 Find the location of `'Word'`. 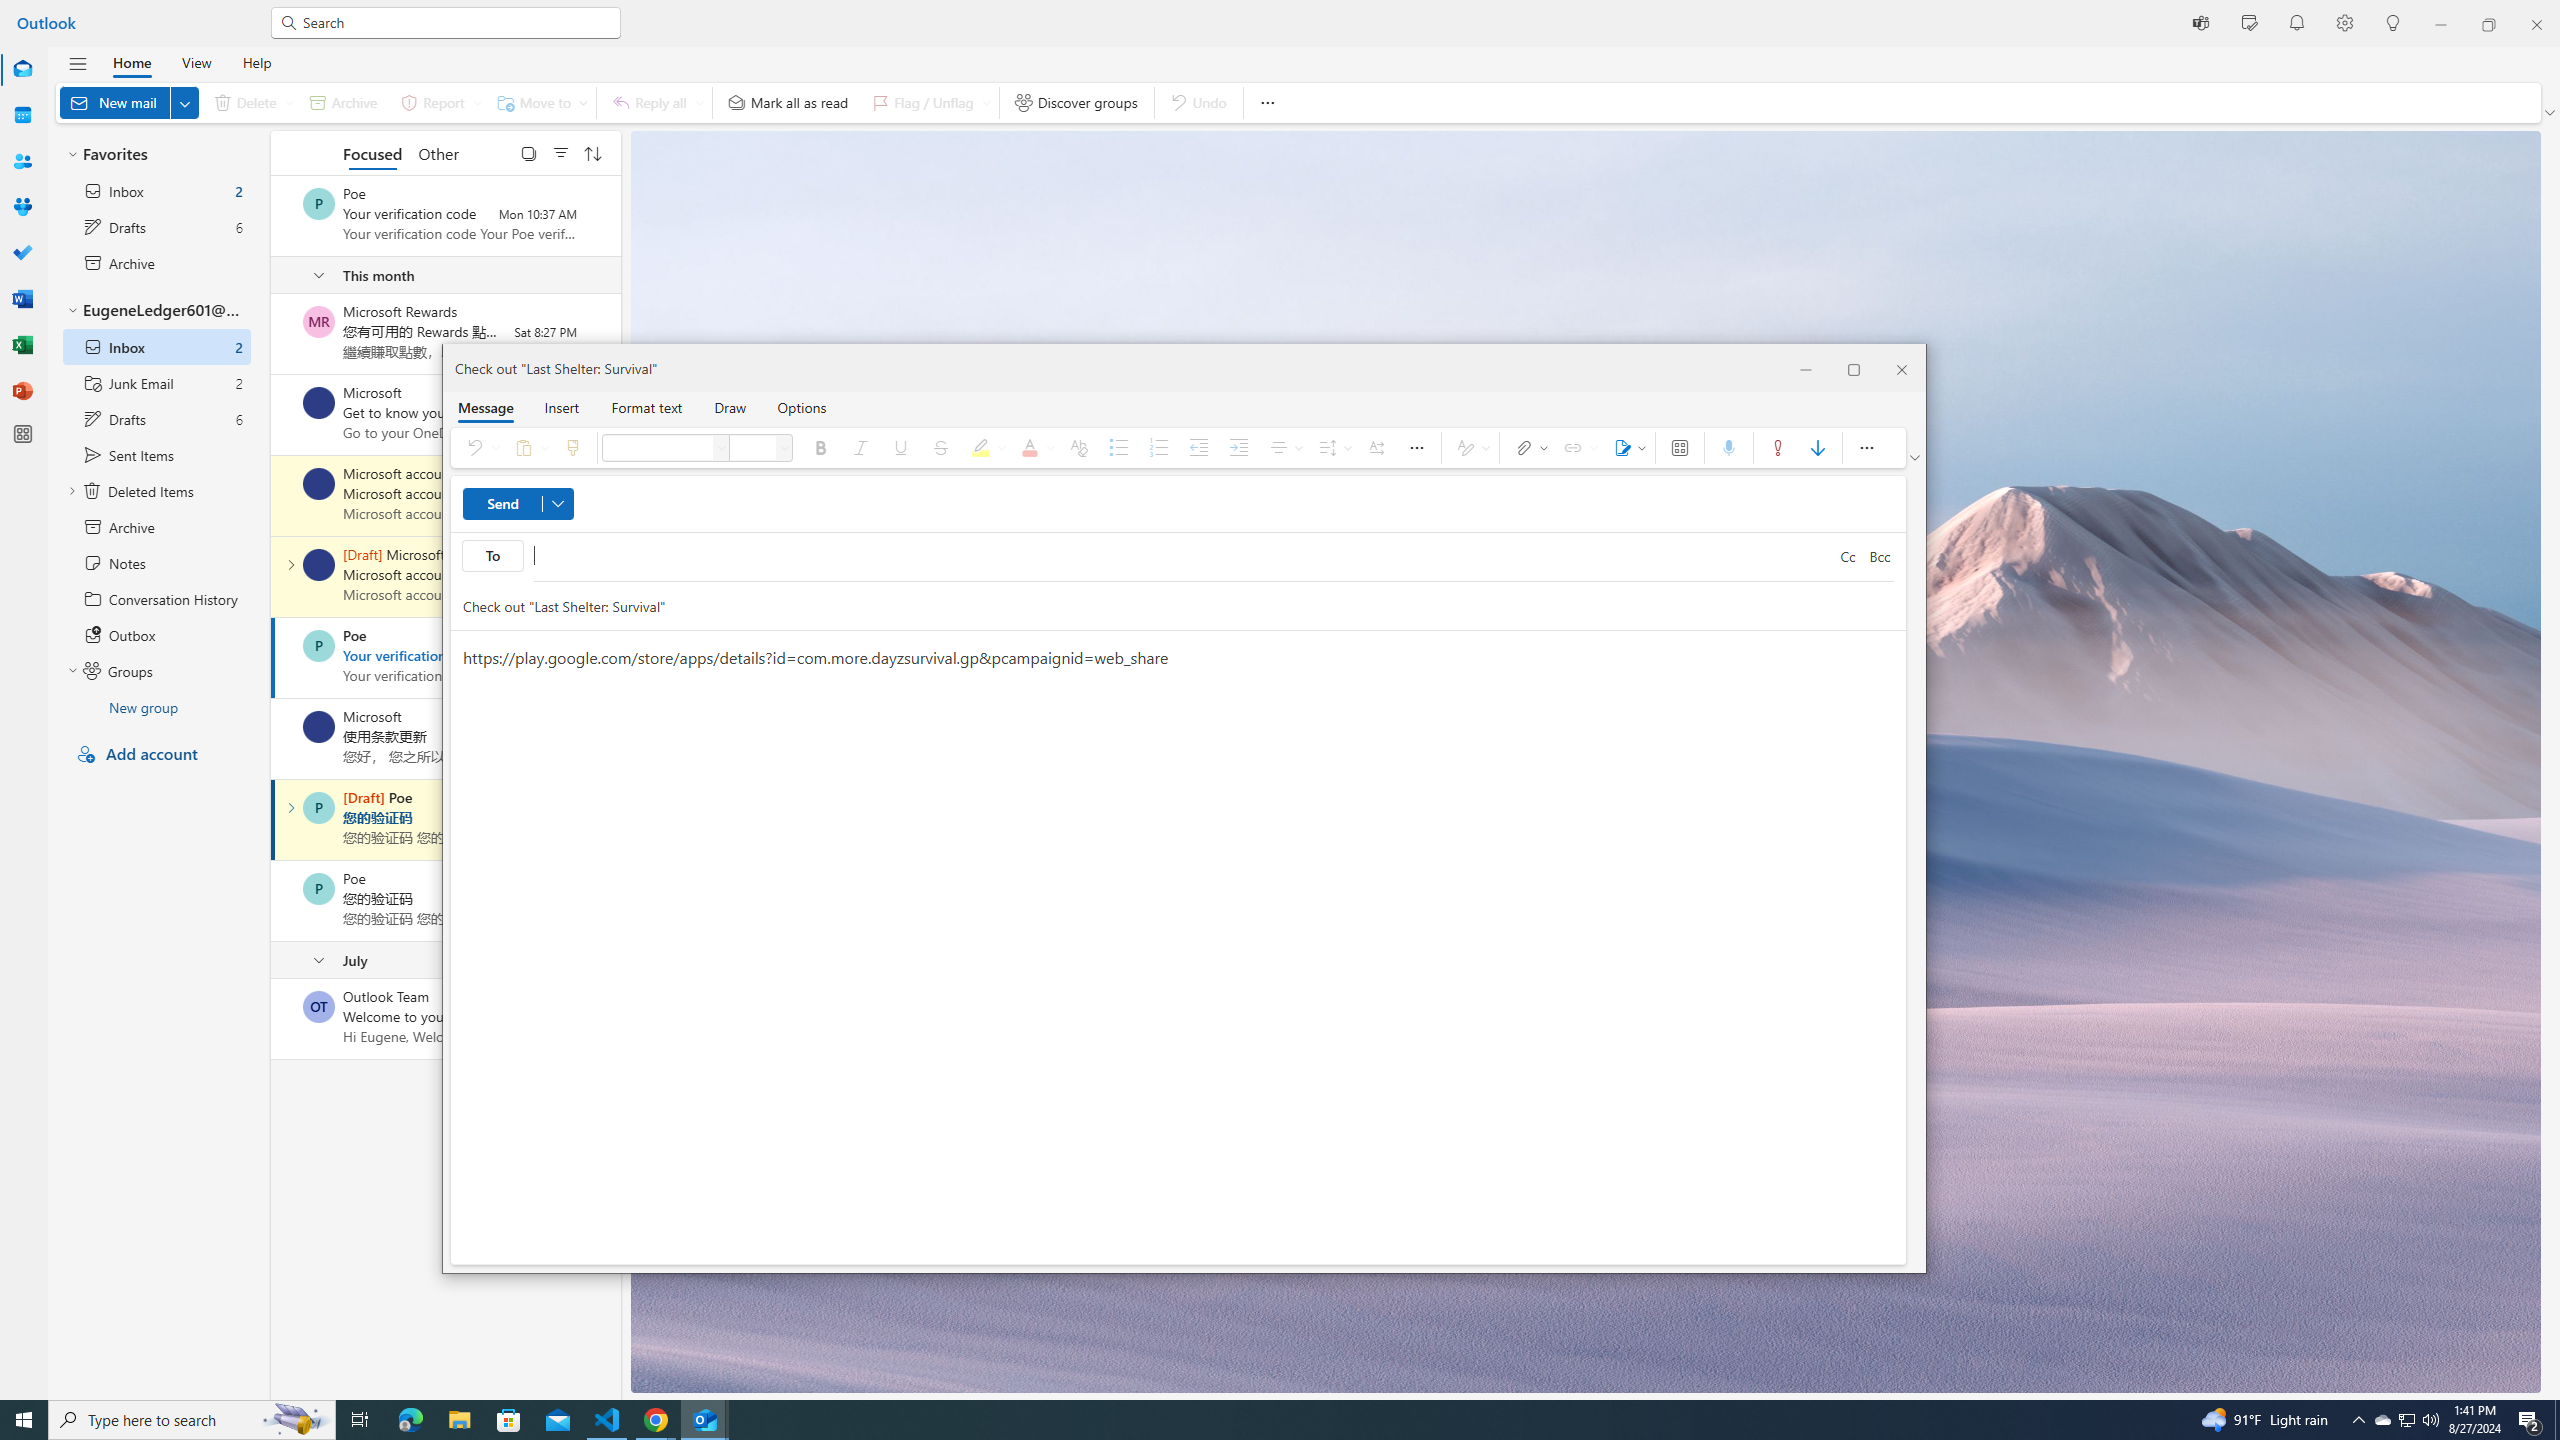

'Word' is located at coordinates (23, 298).